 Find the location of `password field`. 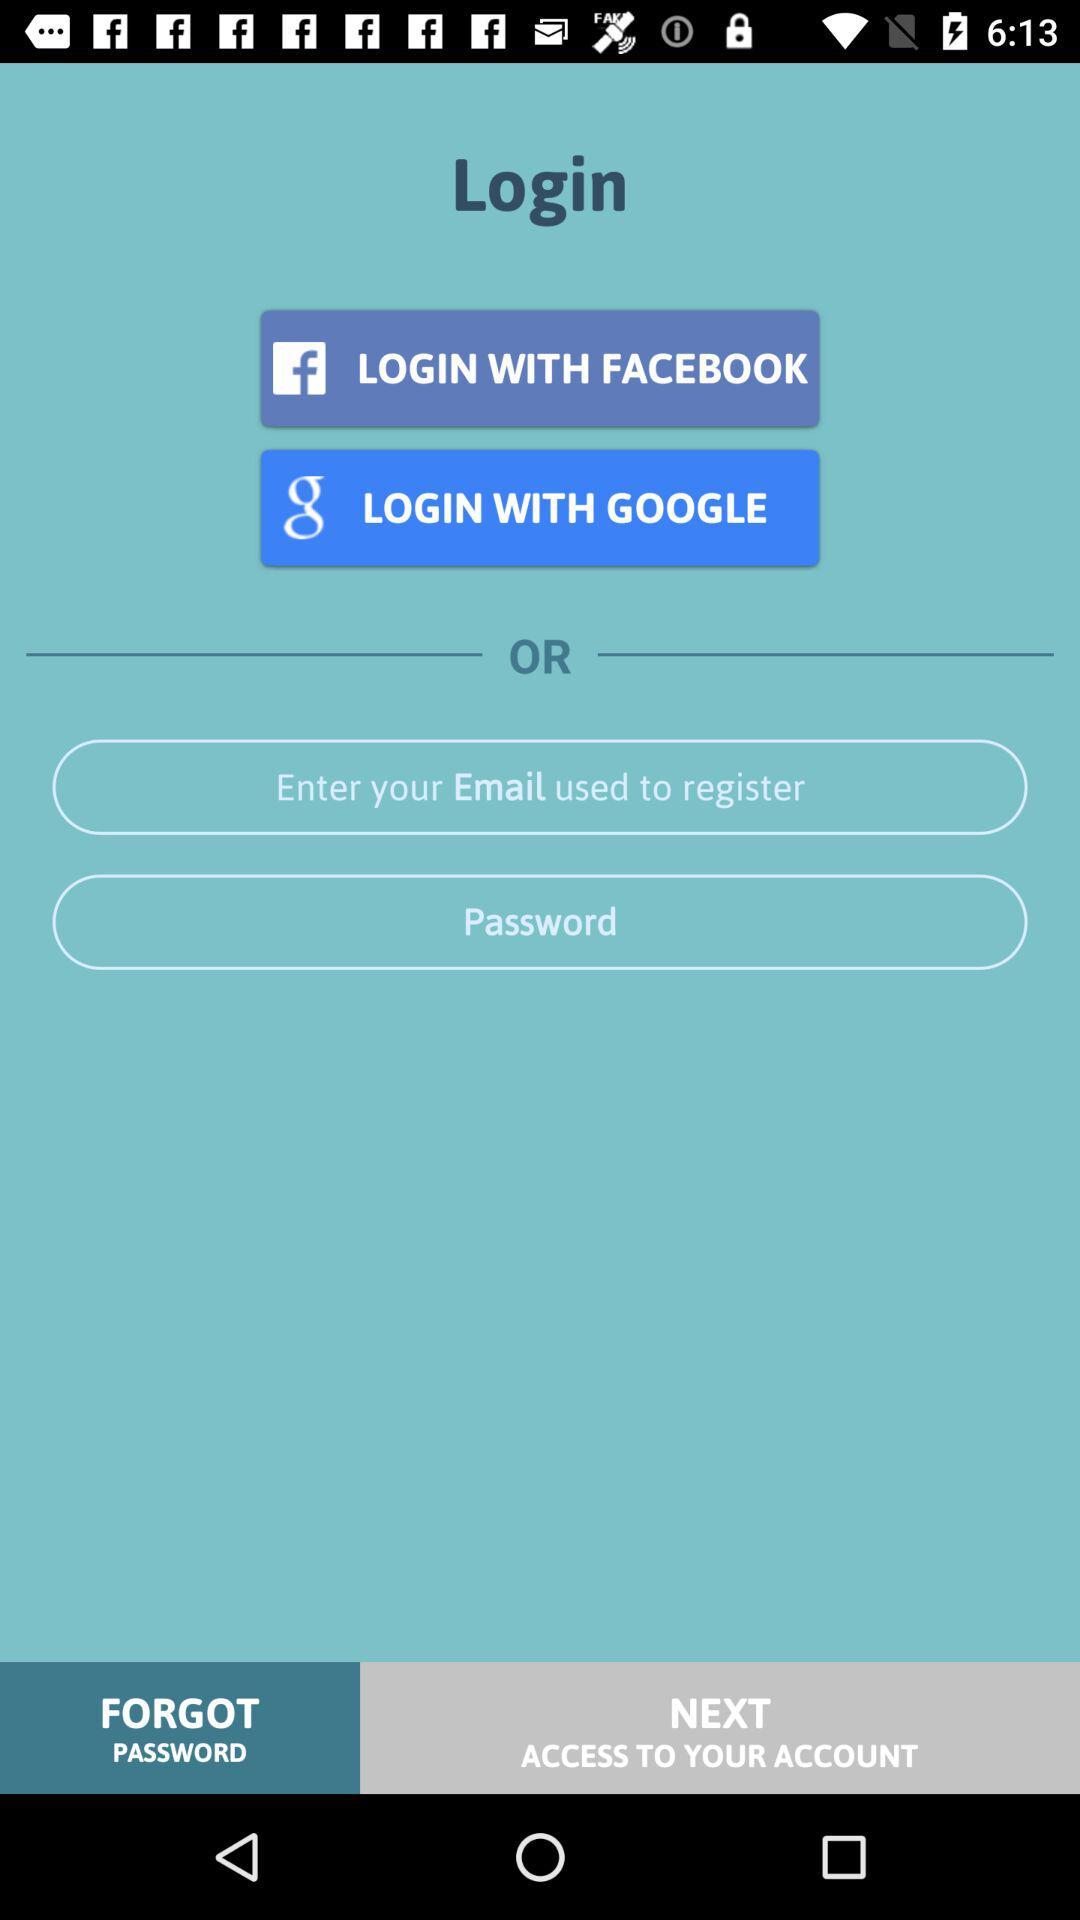

password field is located at coordinates (540, 921).